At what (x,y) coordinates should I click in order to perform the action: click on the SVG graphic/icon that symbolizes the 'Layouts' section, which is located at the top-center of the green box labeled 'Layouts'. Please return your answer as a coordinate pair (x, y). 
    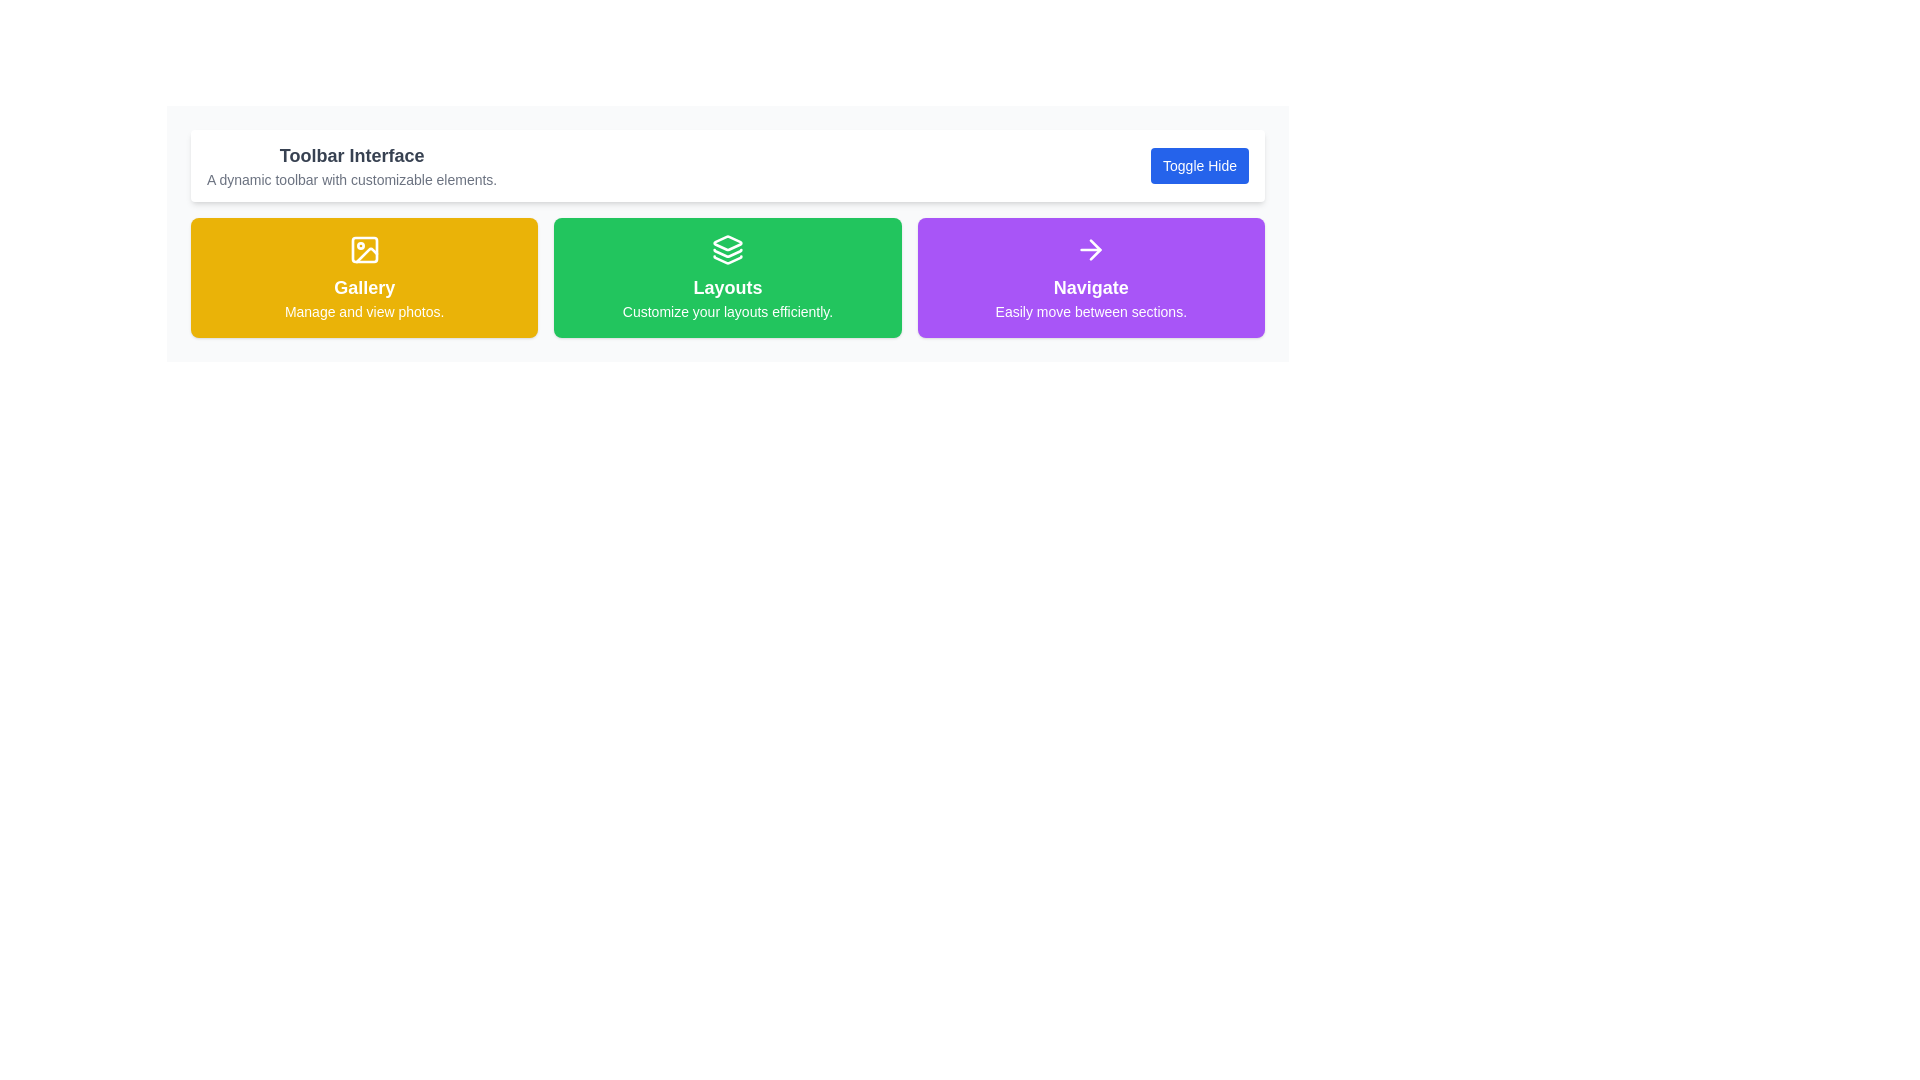
    Looking at the image, I should click on (727, 249).